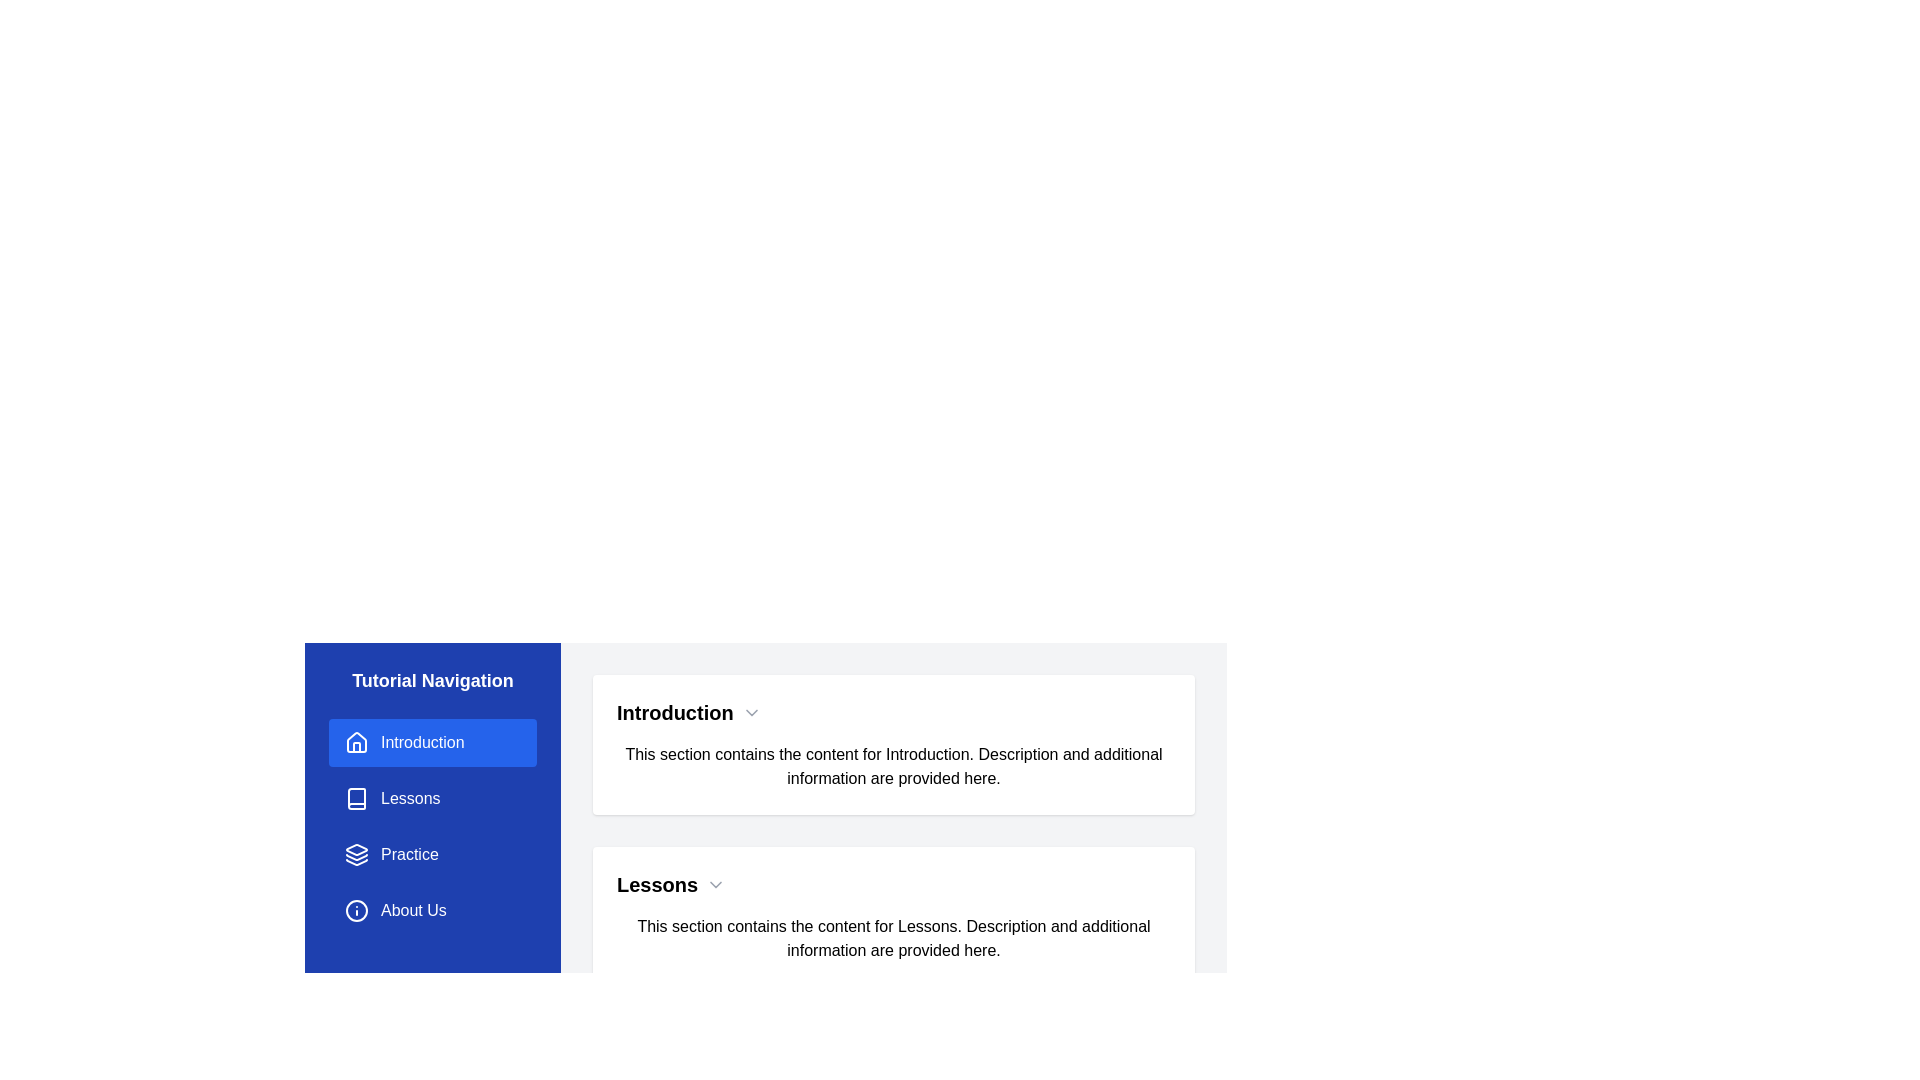  I want to click on the small, downward-pointing chevron icon located at the right end of the heading labeled 'Introduction', so click(750, 712).